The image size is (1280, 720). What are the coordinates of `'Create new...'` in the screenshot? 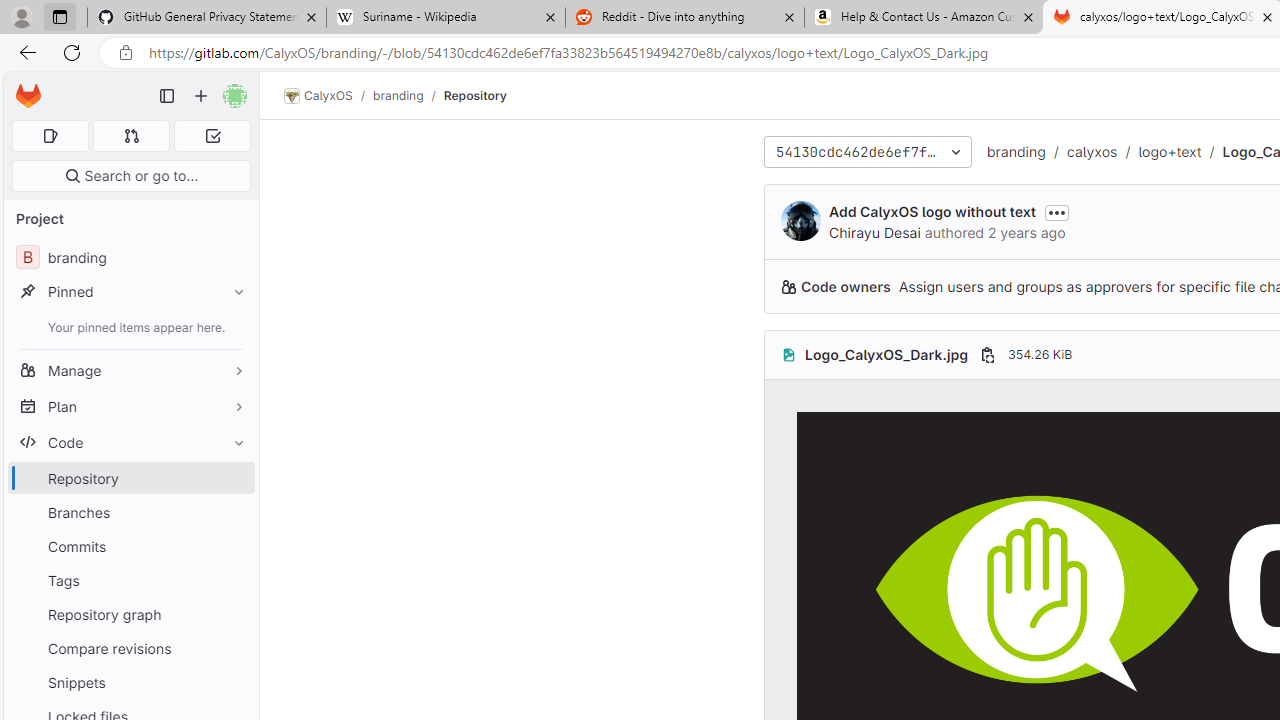 It's located at (201, 96).